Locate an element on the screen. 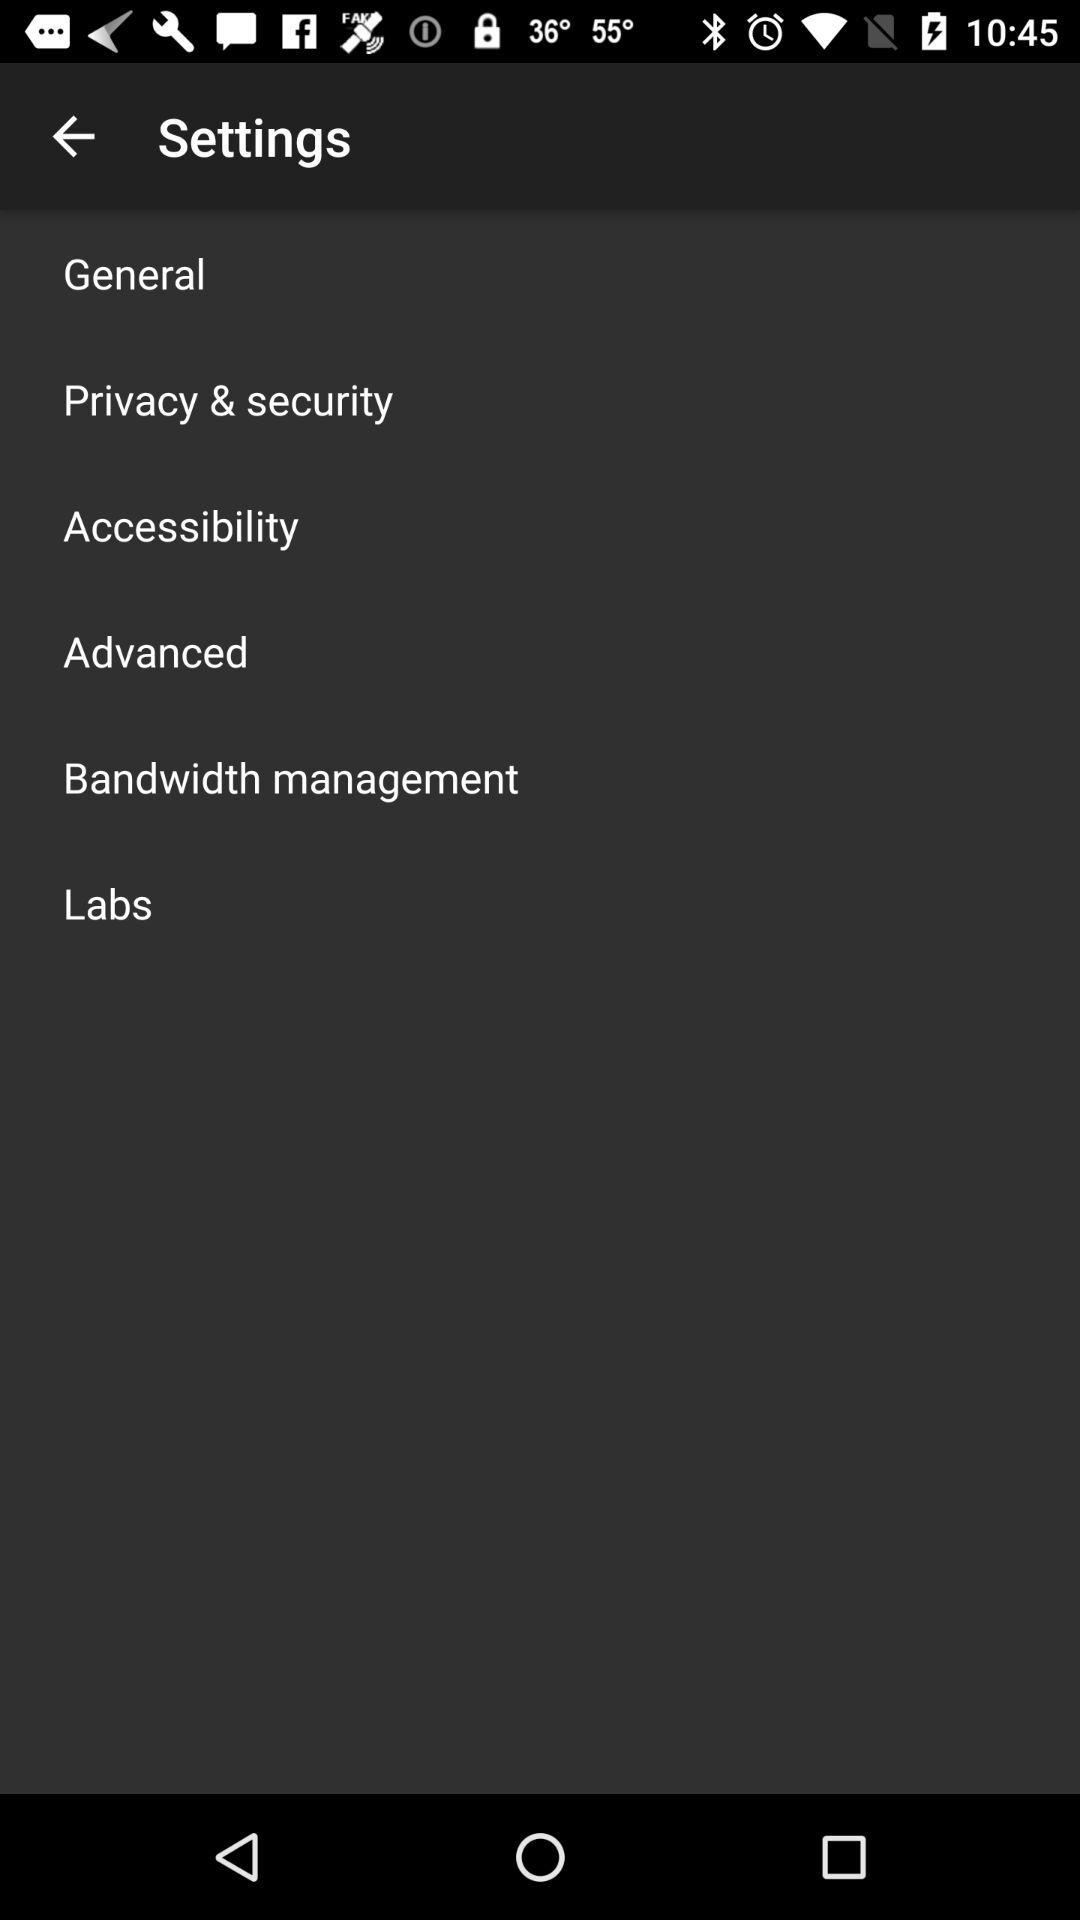  item above the accessibility is located at coordinates (227, 398).